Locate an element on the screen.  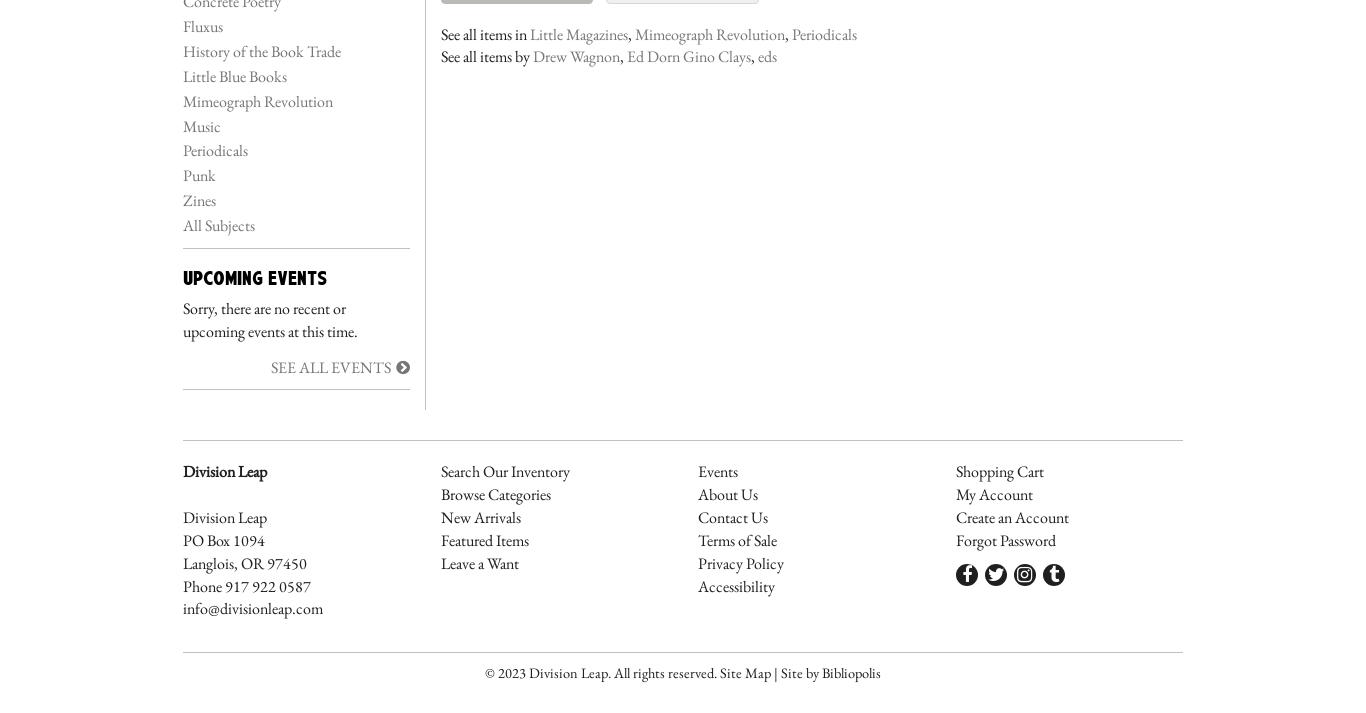
'© 2023 Division Leap.  All rights reserved.' is located at coordinates (601, 671).